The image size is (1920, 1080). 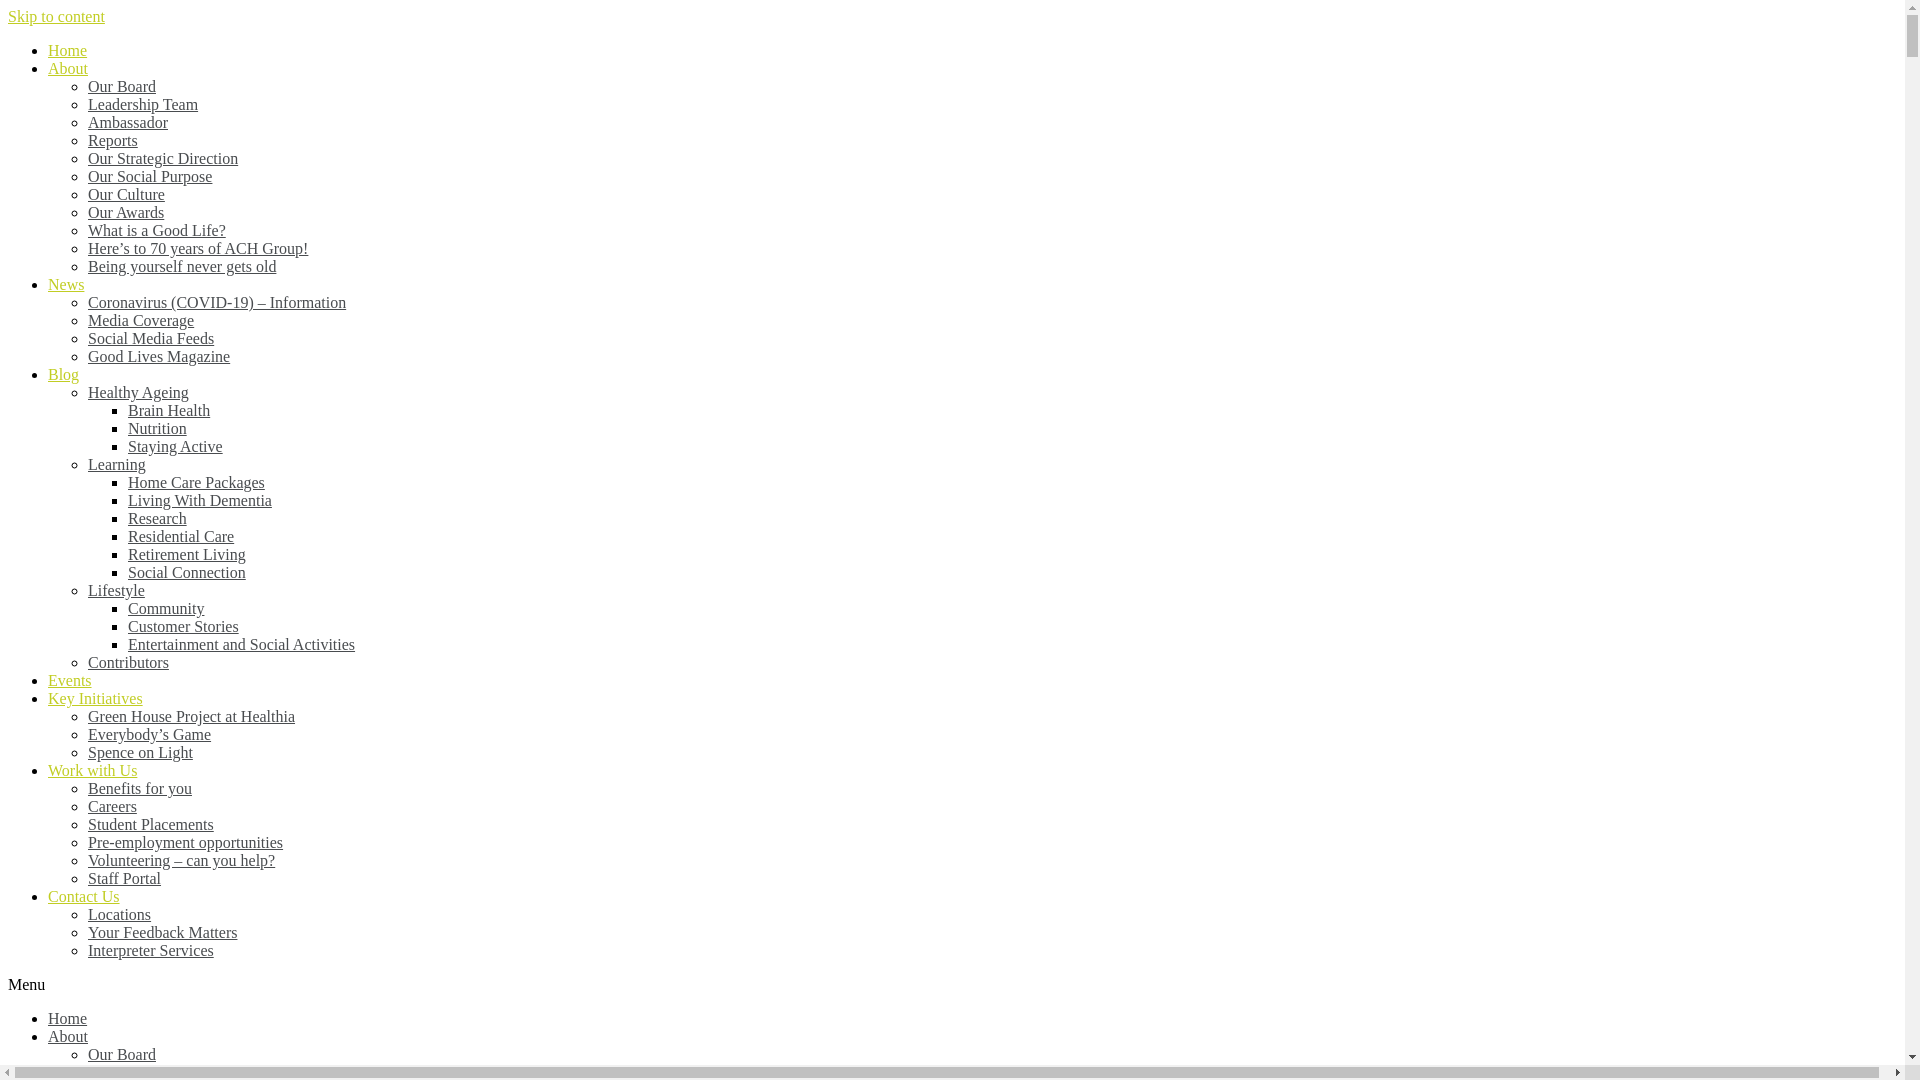 What do you see at coordinates (149, 337) in the screenshot?
I see `'Social Media Feeds'` at bounding box center [149, 337].